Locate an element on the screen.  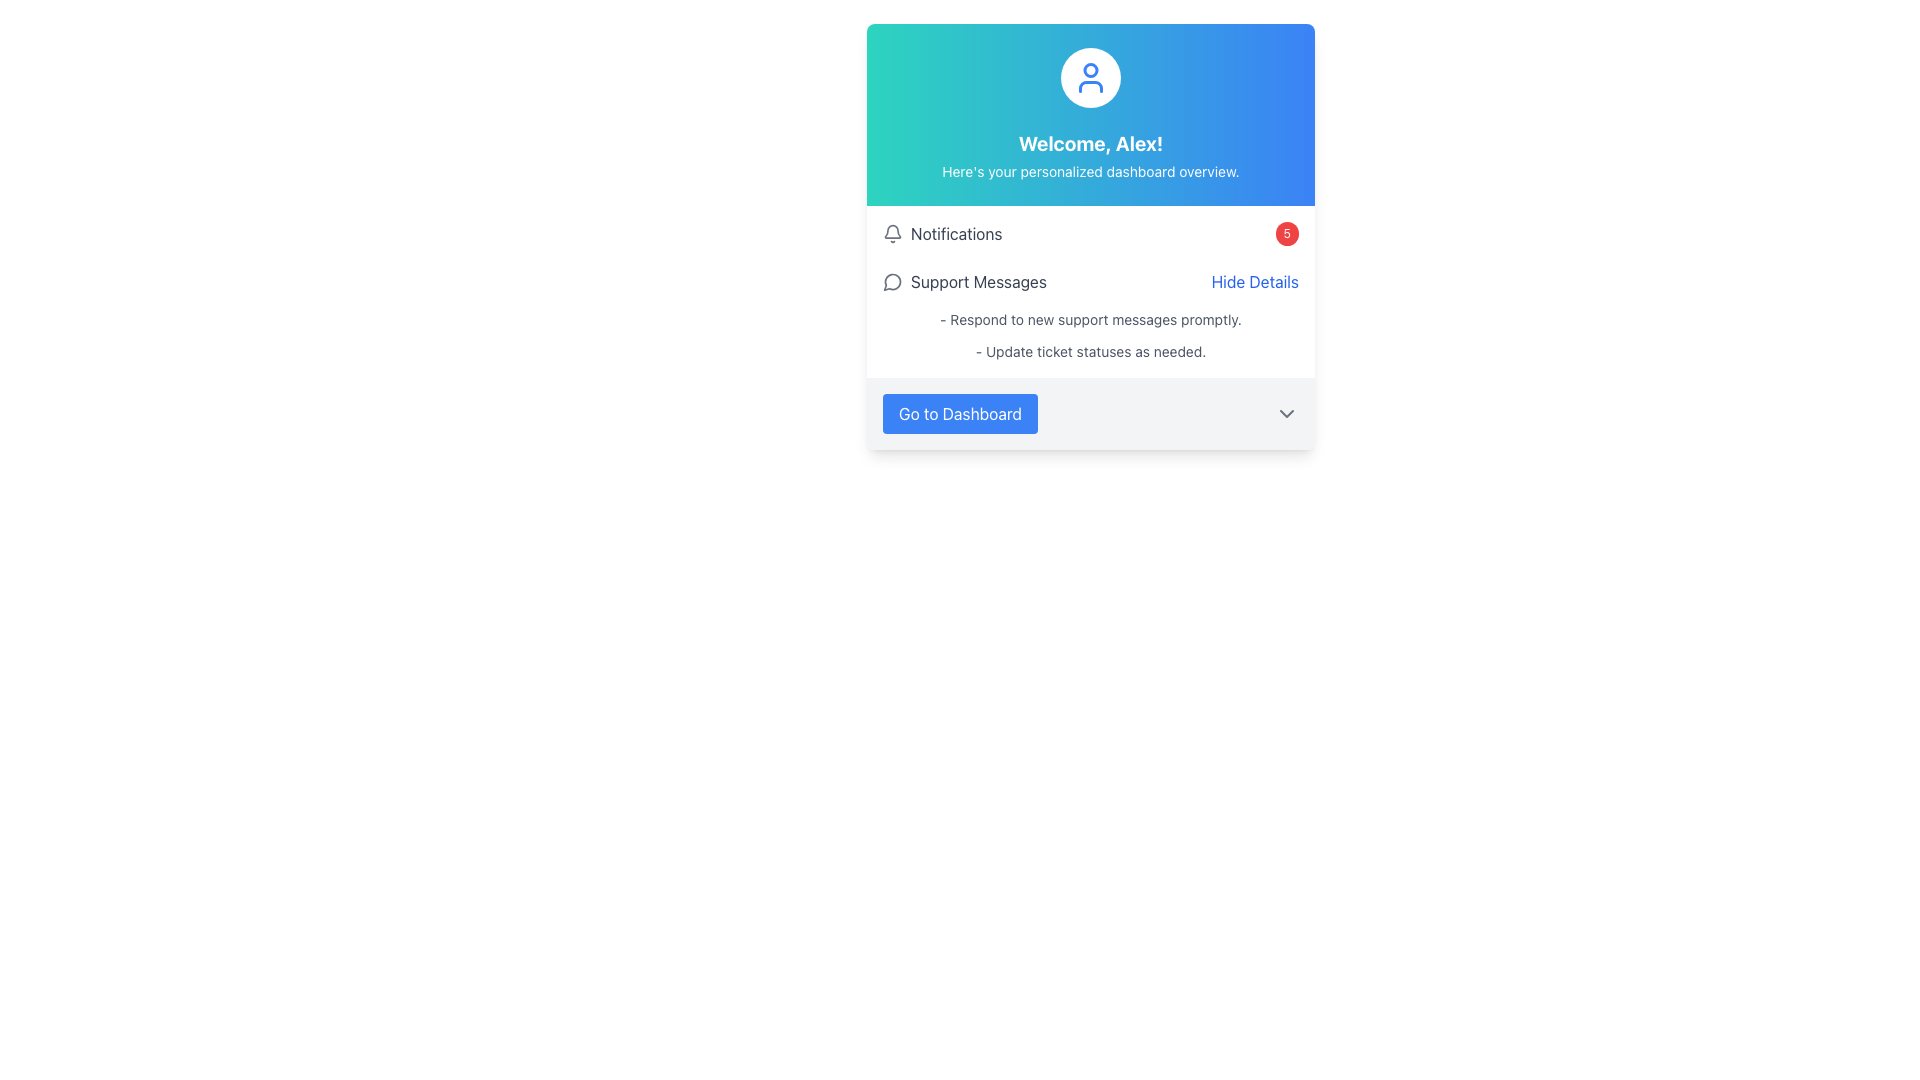
the static text element that serves as an introductory description beneath the header text 'Welcome, Alex!' is located at coordinates (1089, 171).